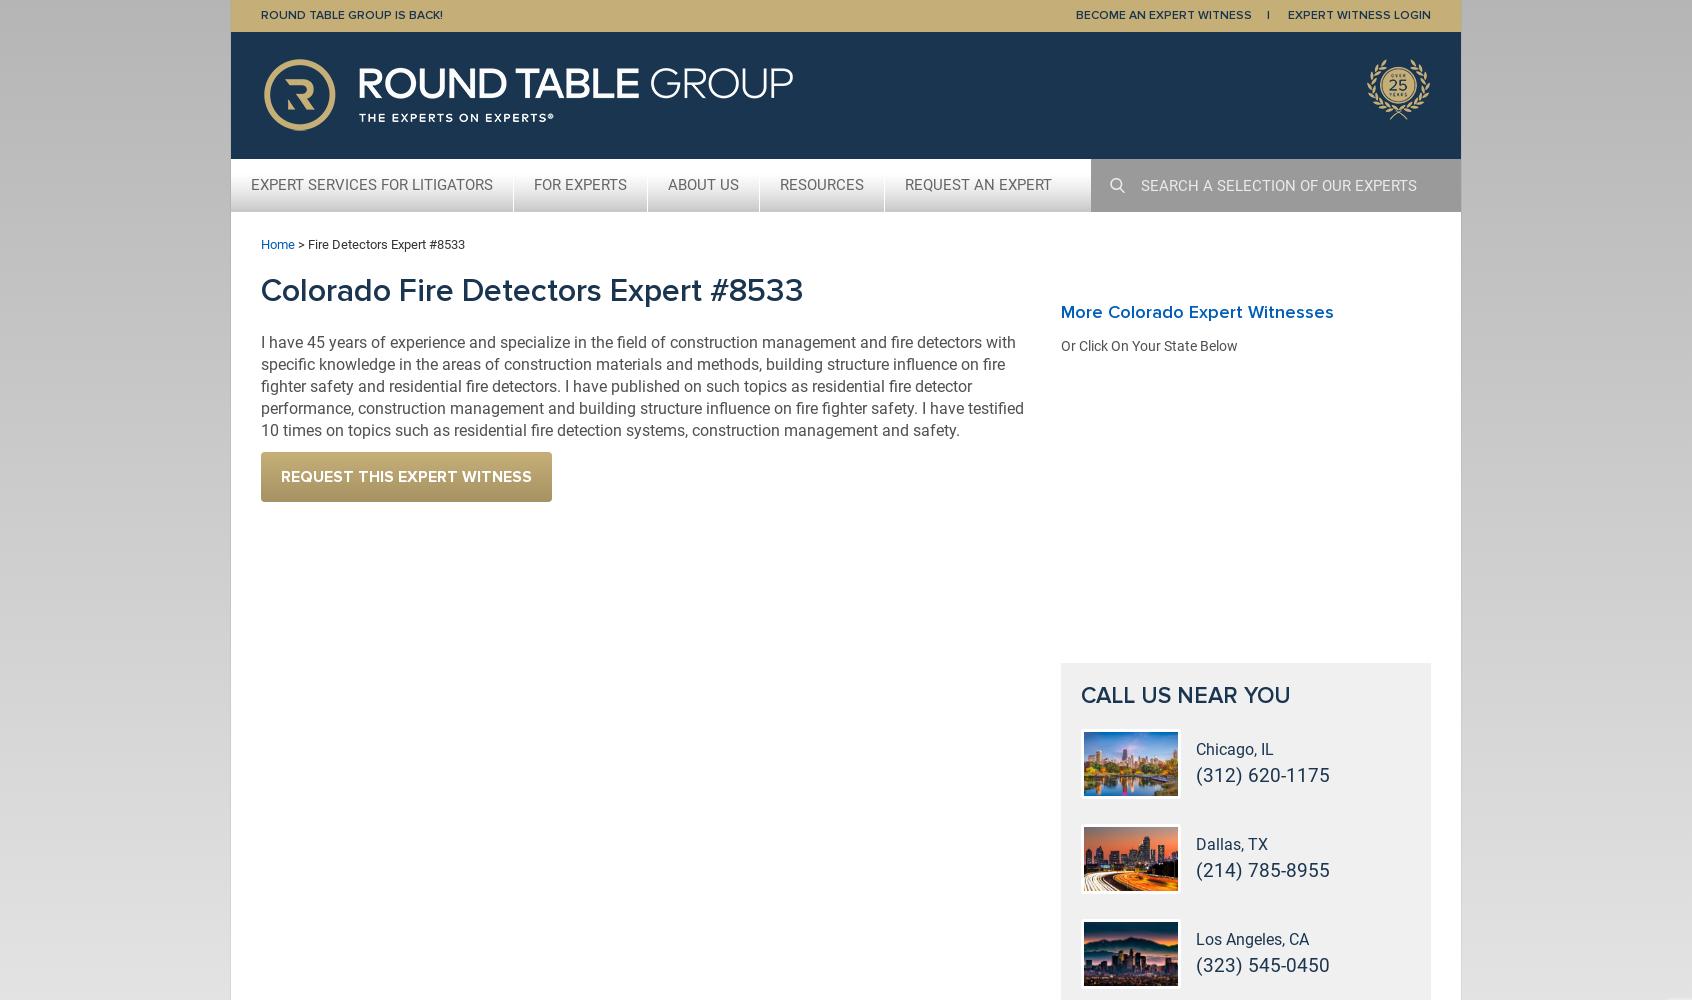 This screenshot has width=1692, height=1000. What do you see at coordinates (1196, 311) in the screenshot?
I see `'More Colorado Expert Witnesses'` at bounding box center [1196, 311].